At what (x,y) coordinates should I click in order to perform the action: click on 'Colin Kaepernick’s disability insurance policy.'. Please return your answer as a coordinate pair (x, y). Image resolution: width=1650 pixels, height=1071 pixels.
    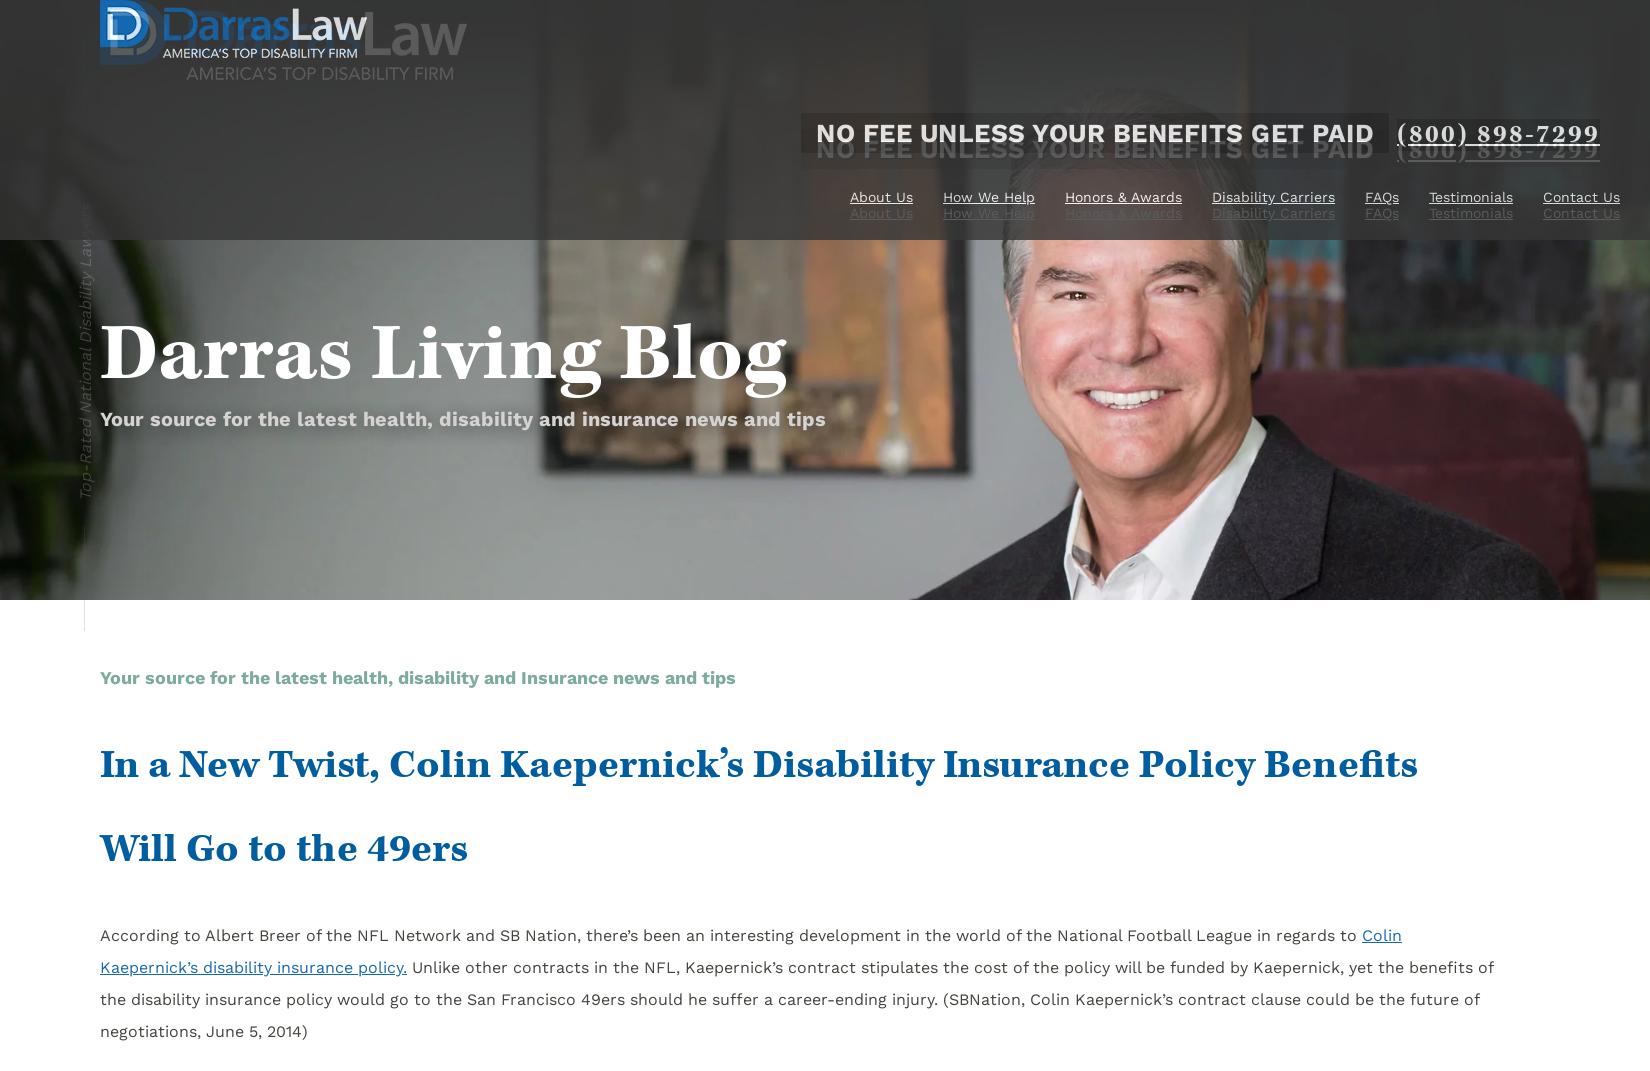
    Looking at the image, I should click on (750, 950).